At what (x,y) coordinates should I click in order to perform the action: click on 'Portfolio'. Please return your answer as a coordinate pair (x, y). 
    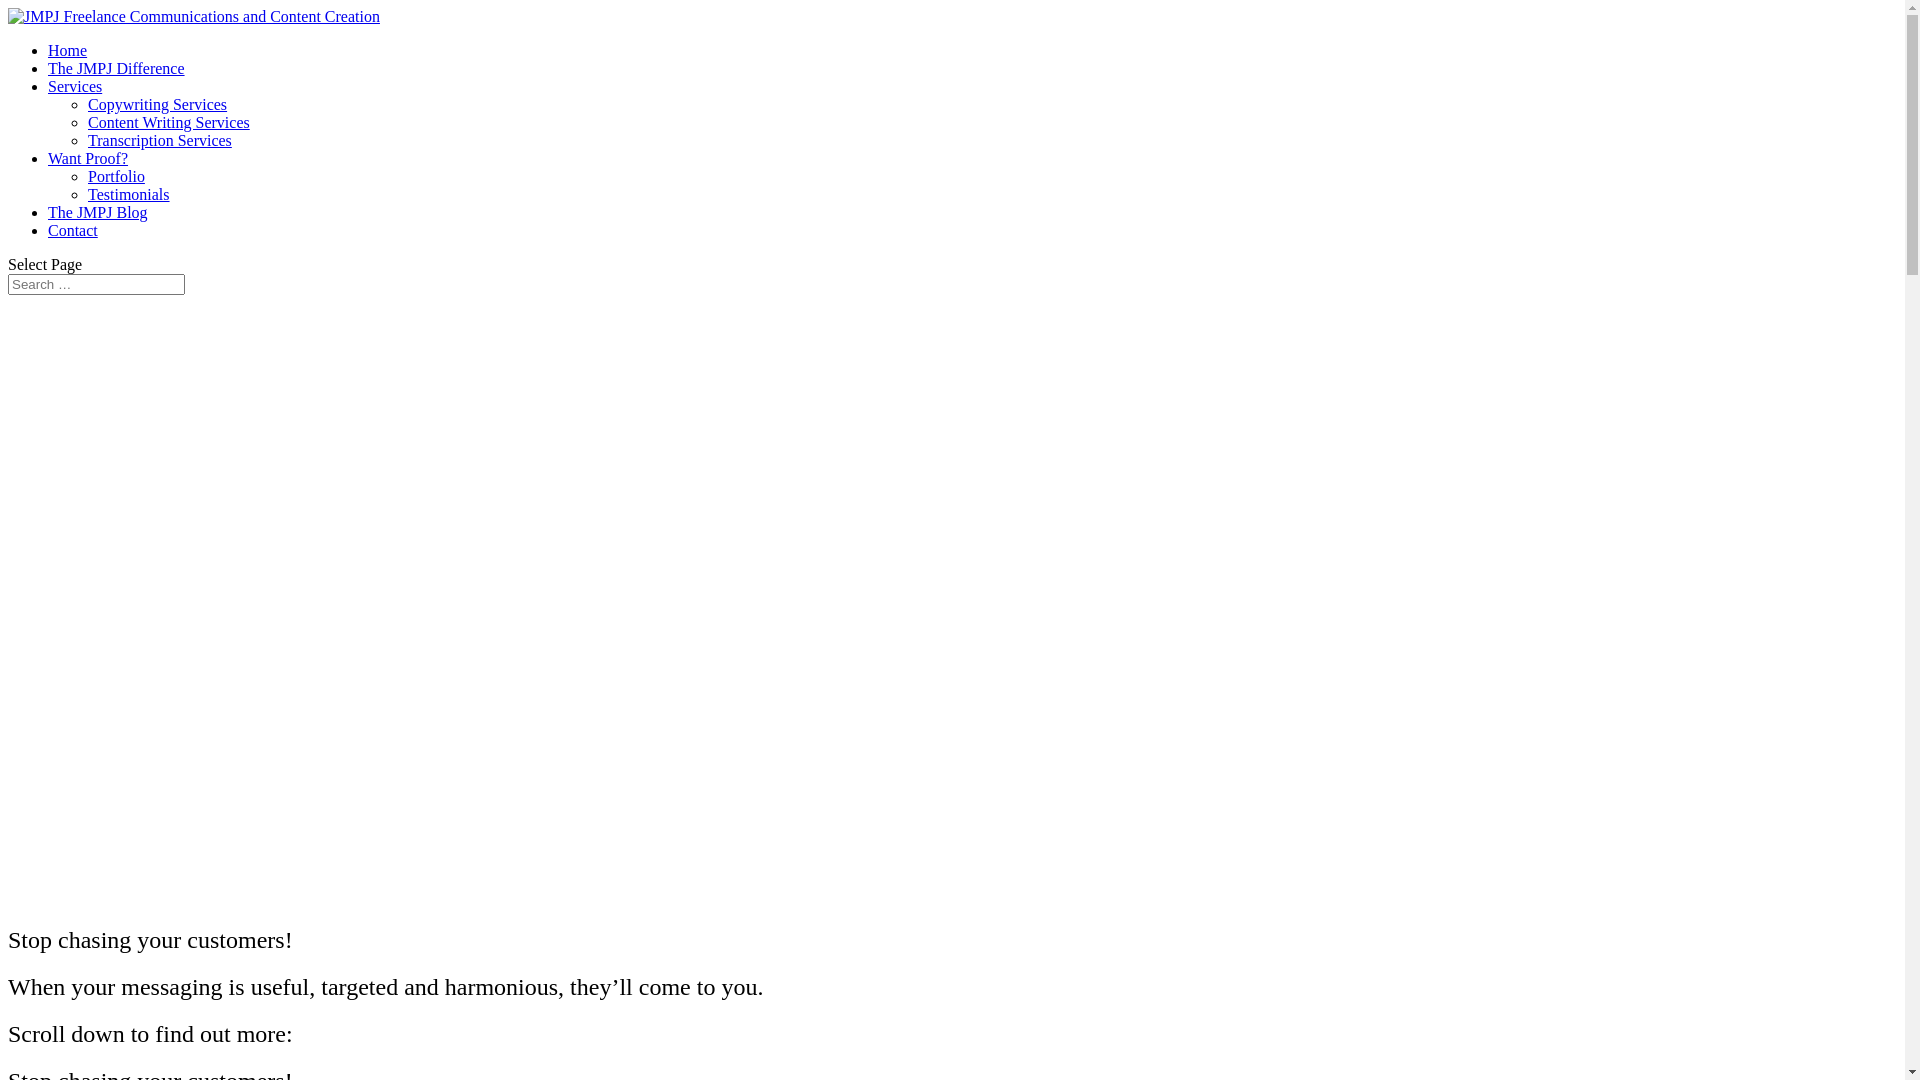
    Looking at the image, I should click on (115, 175).